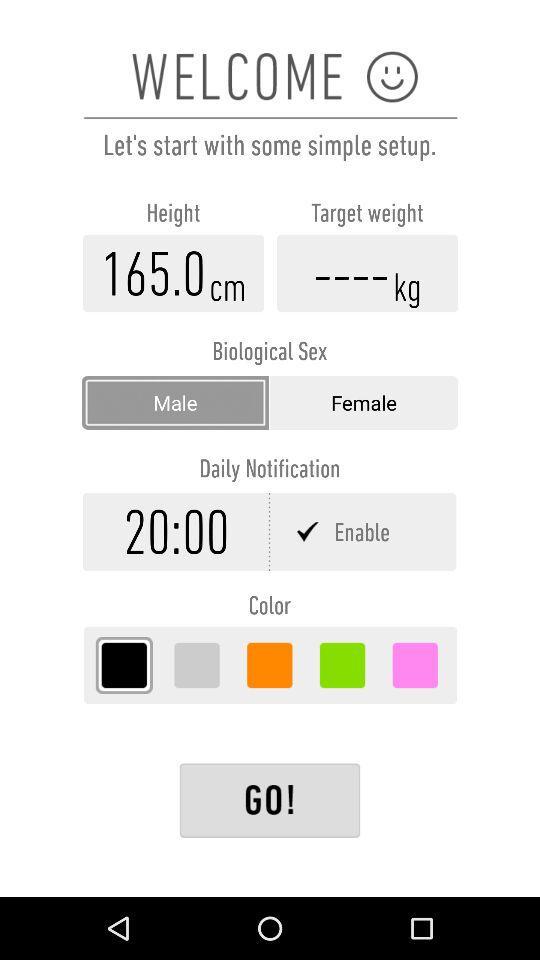 This screenshot has height=960, width=540. I want to click on go do go, so click(270, 800).